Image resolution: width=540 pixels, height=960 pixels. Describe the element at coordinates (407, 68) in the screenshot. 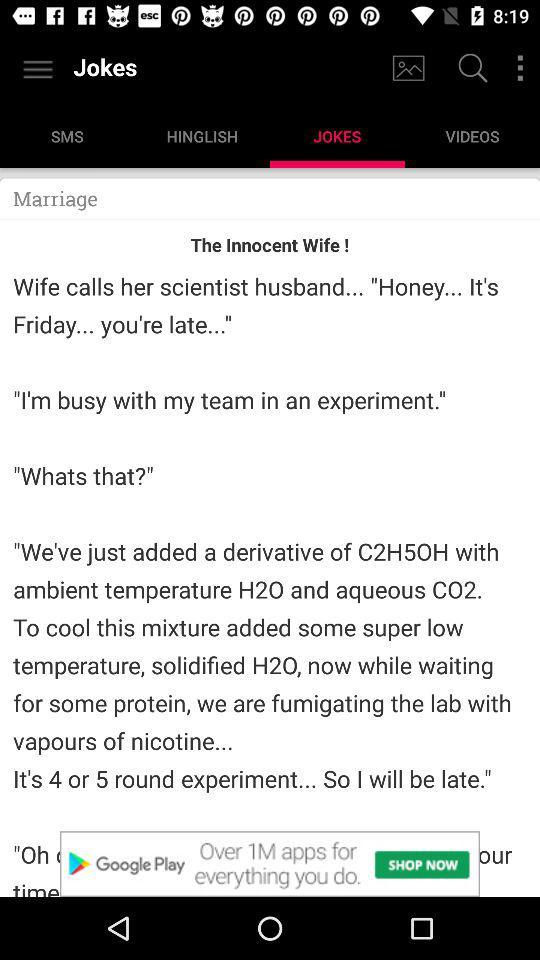

I see `picture view` at that location.